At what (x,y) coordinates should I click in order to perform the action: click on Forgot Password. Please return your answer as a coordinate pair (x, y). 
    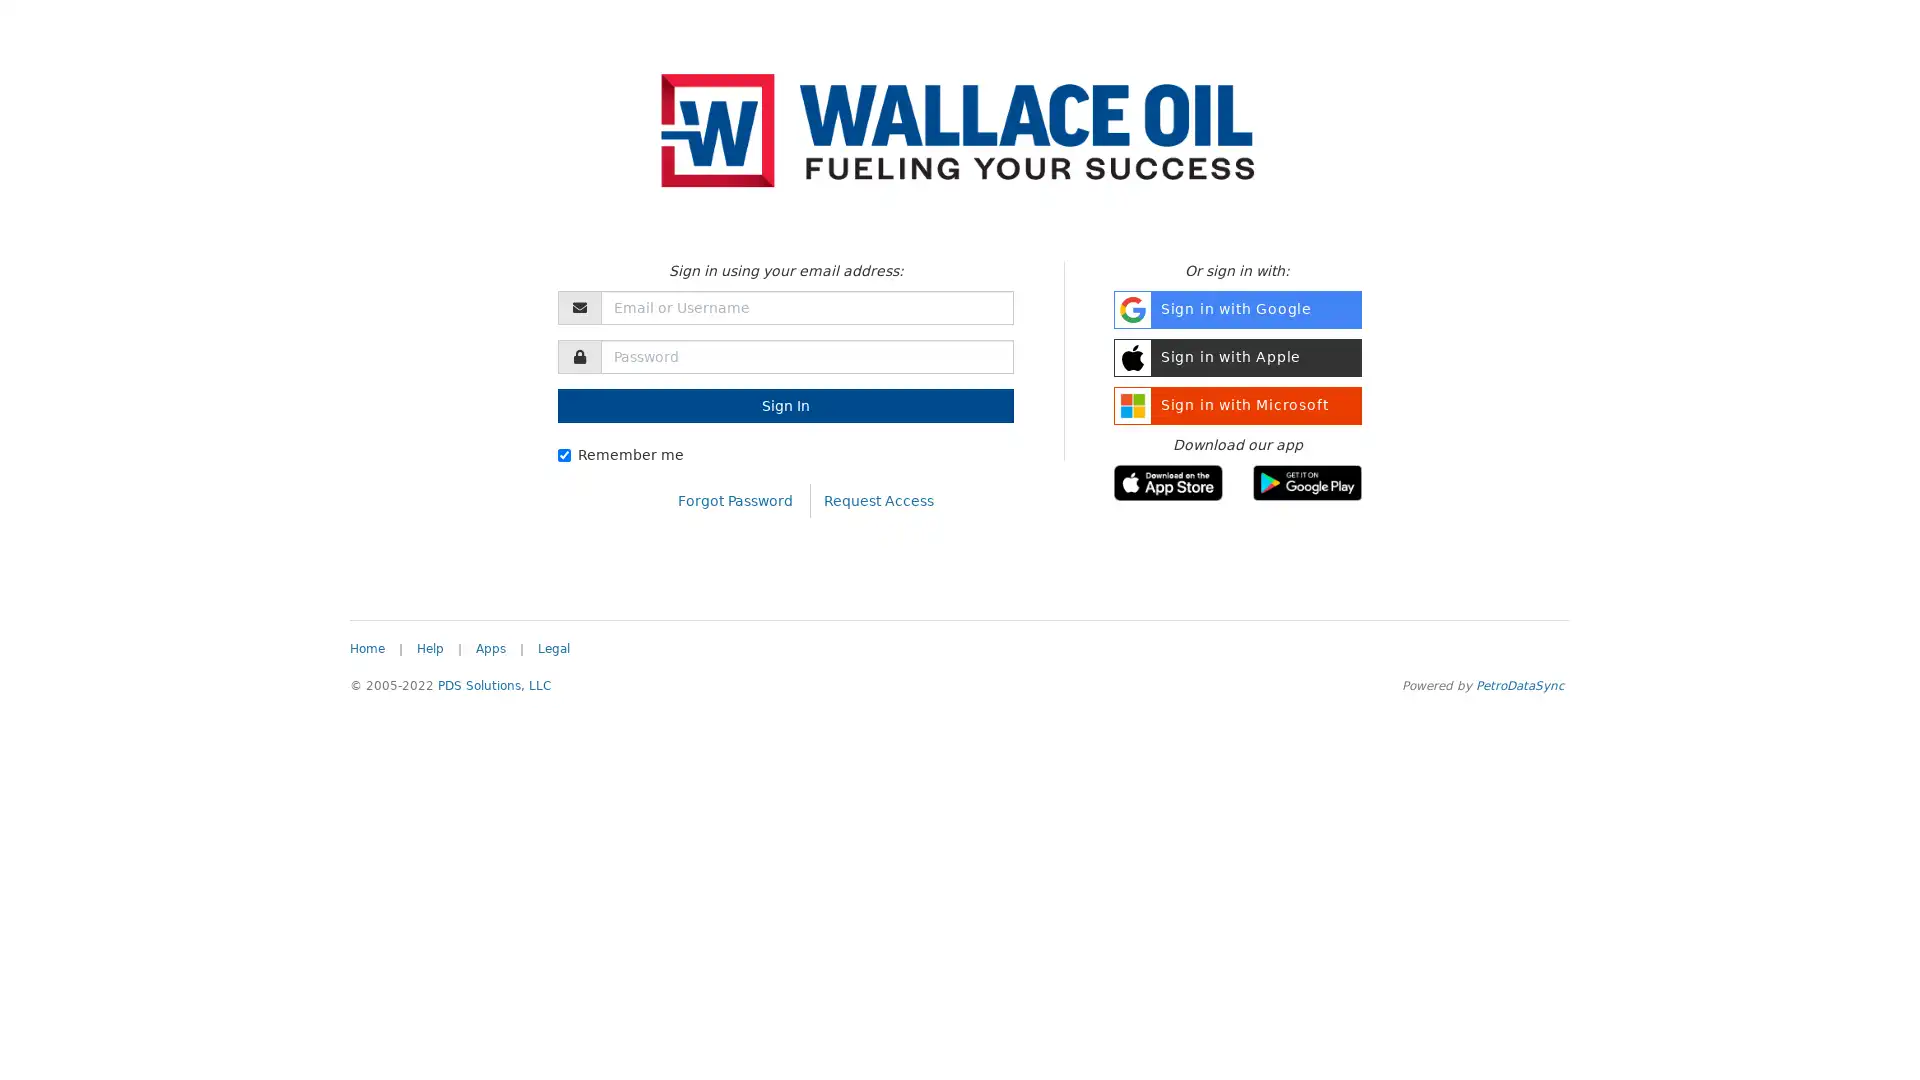
    Looking at the image, I should click on (733, 499).